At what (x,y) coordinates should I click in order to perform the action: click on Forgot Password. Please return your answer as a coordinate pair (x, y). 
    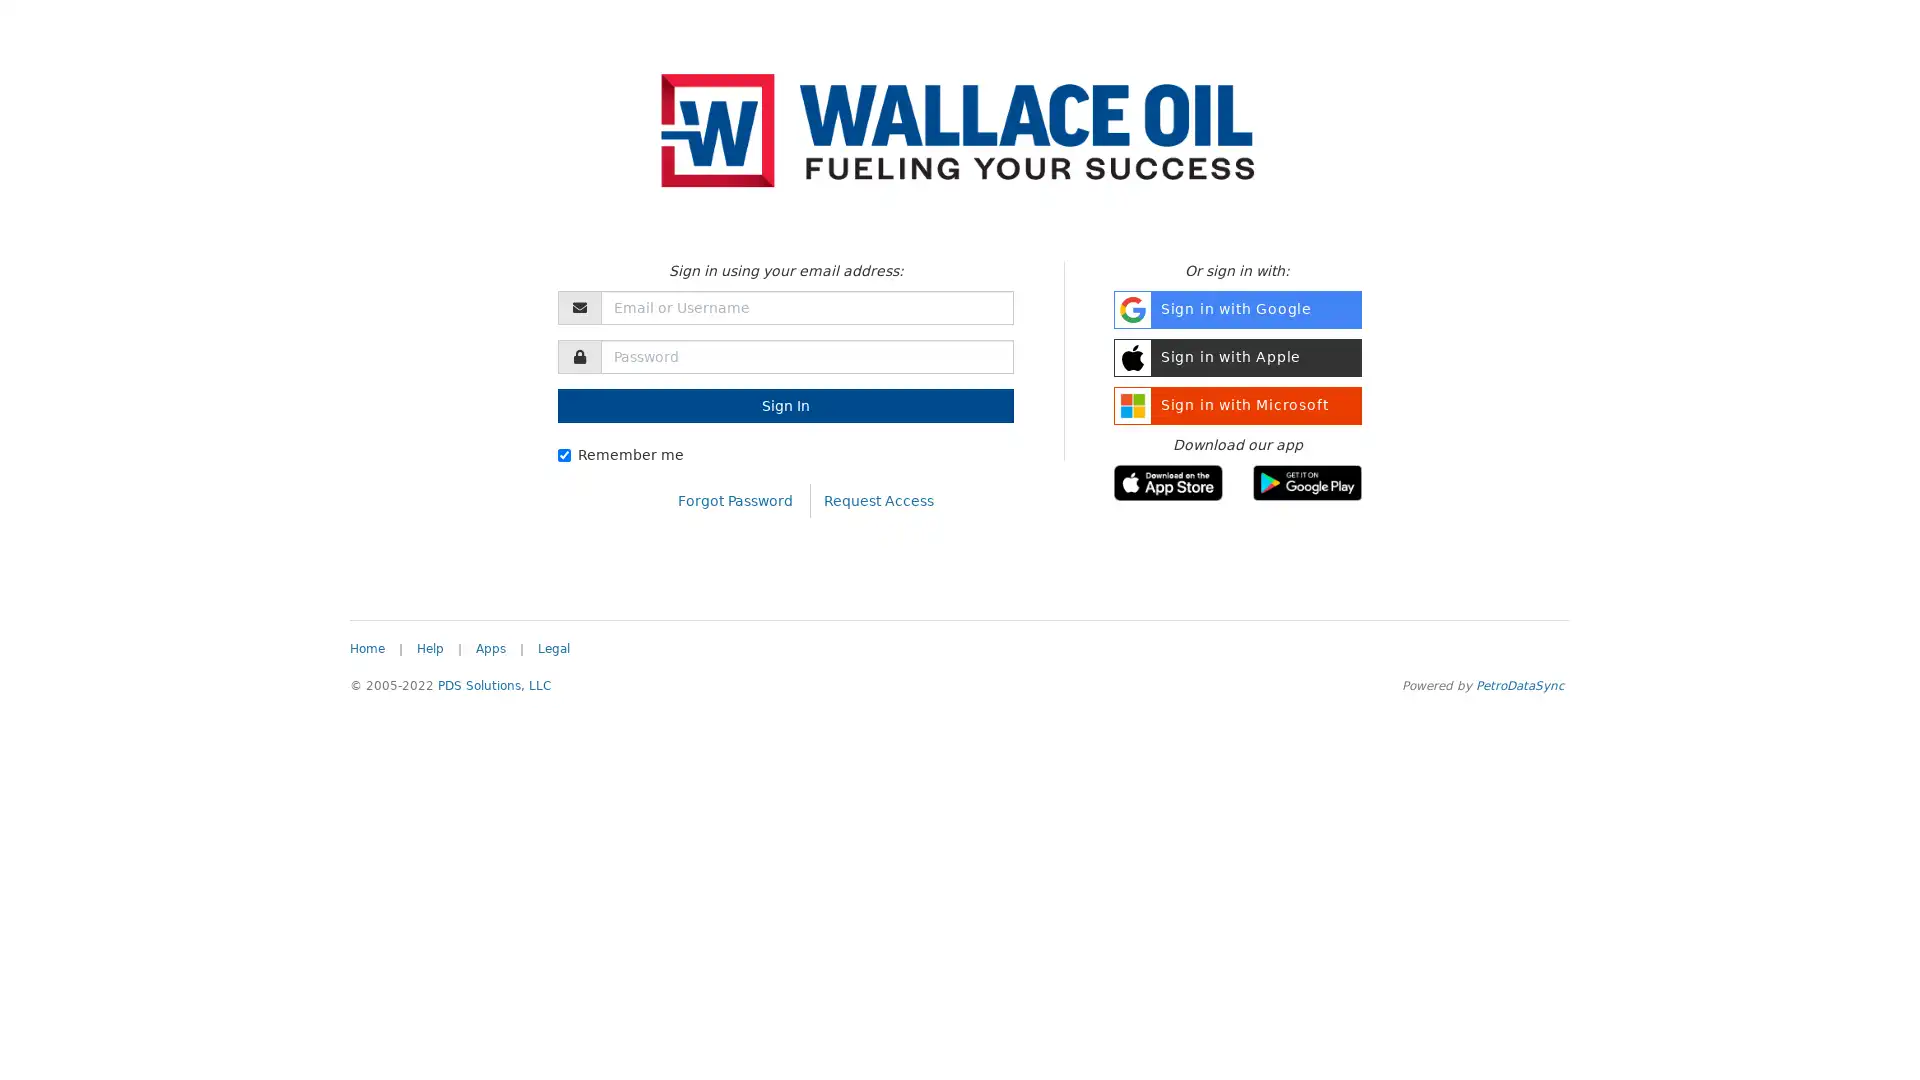
    Looking at the image, I should click on (733, 499).